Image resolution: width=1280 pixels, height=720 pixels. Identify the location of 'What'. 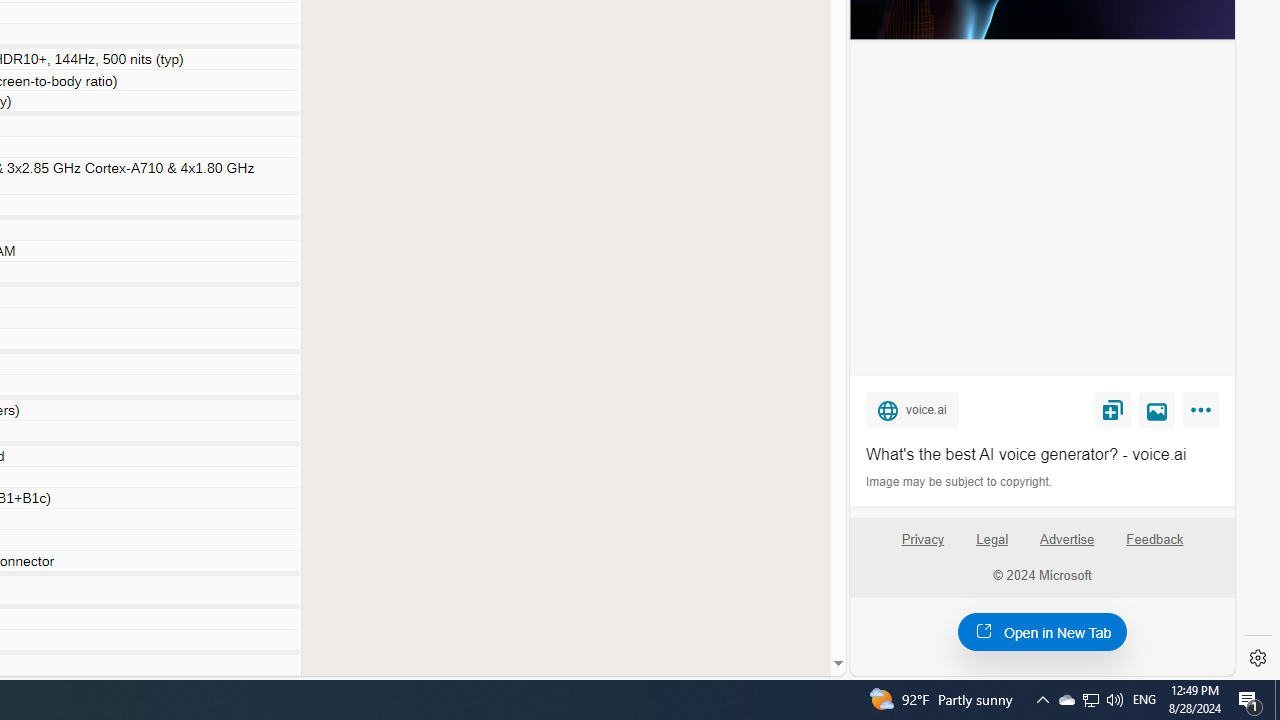
(1041, 455).